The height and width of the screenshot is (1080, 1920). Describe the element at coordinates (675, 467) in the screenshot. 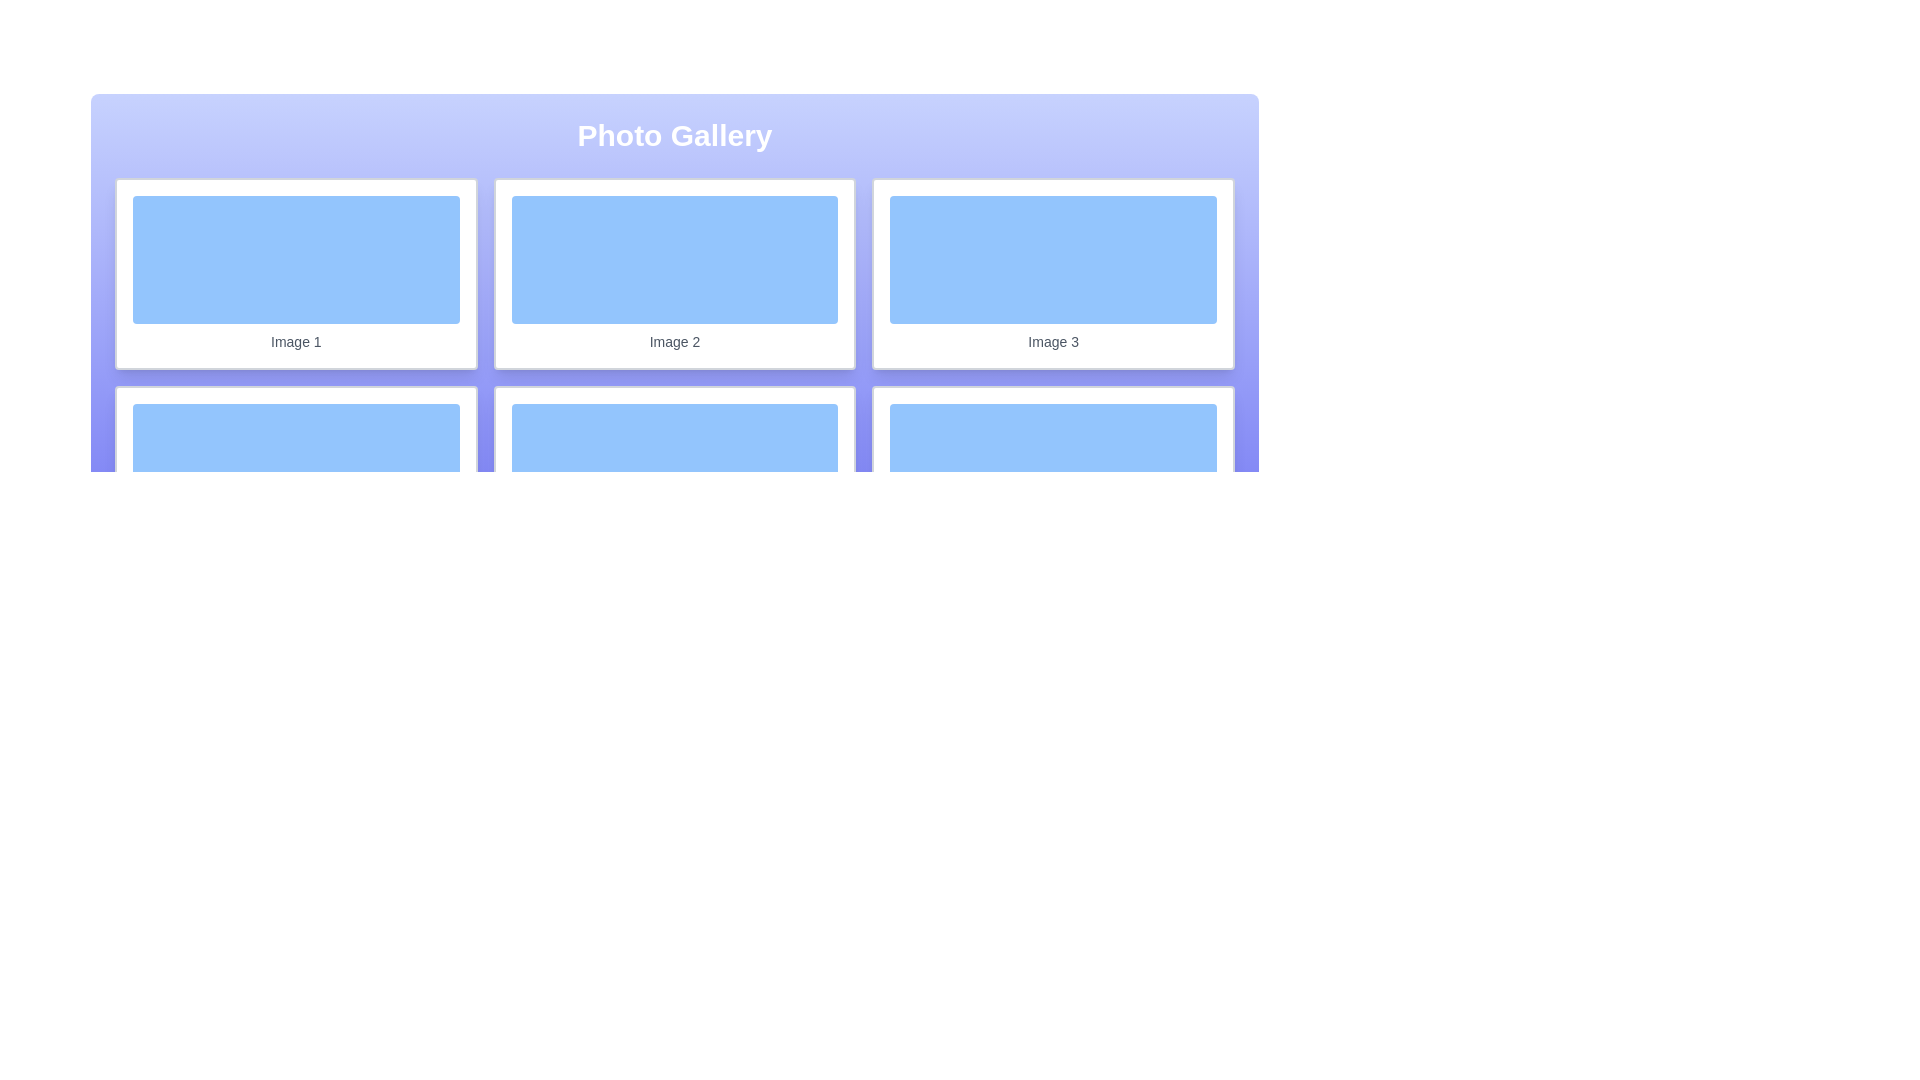

I see `the soft blue rectangular box with rounded corners located above the text label 'Image 5'` at that location.